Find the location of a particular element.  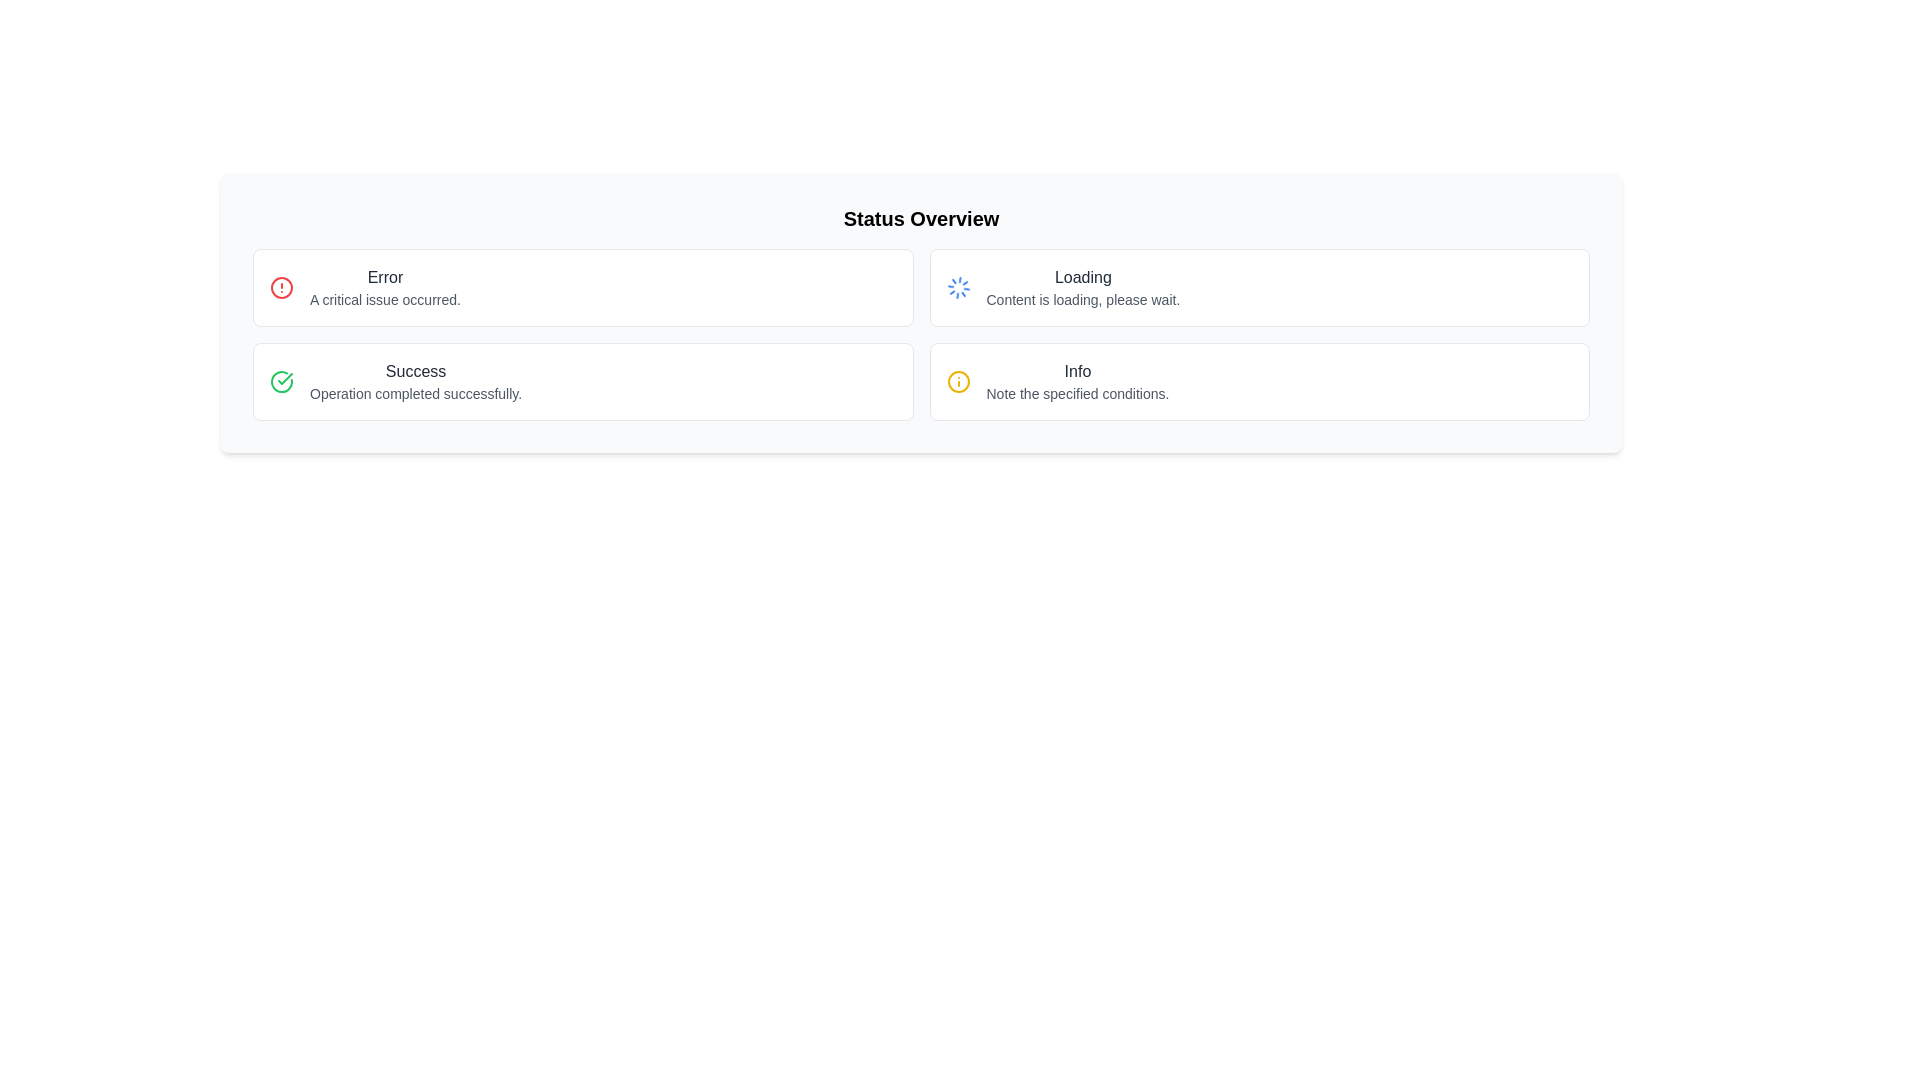

the error alert icon located to the left of the text 'Error A critical issue occurred.' is located at coordinates (281, 288).